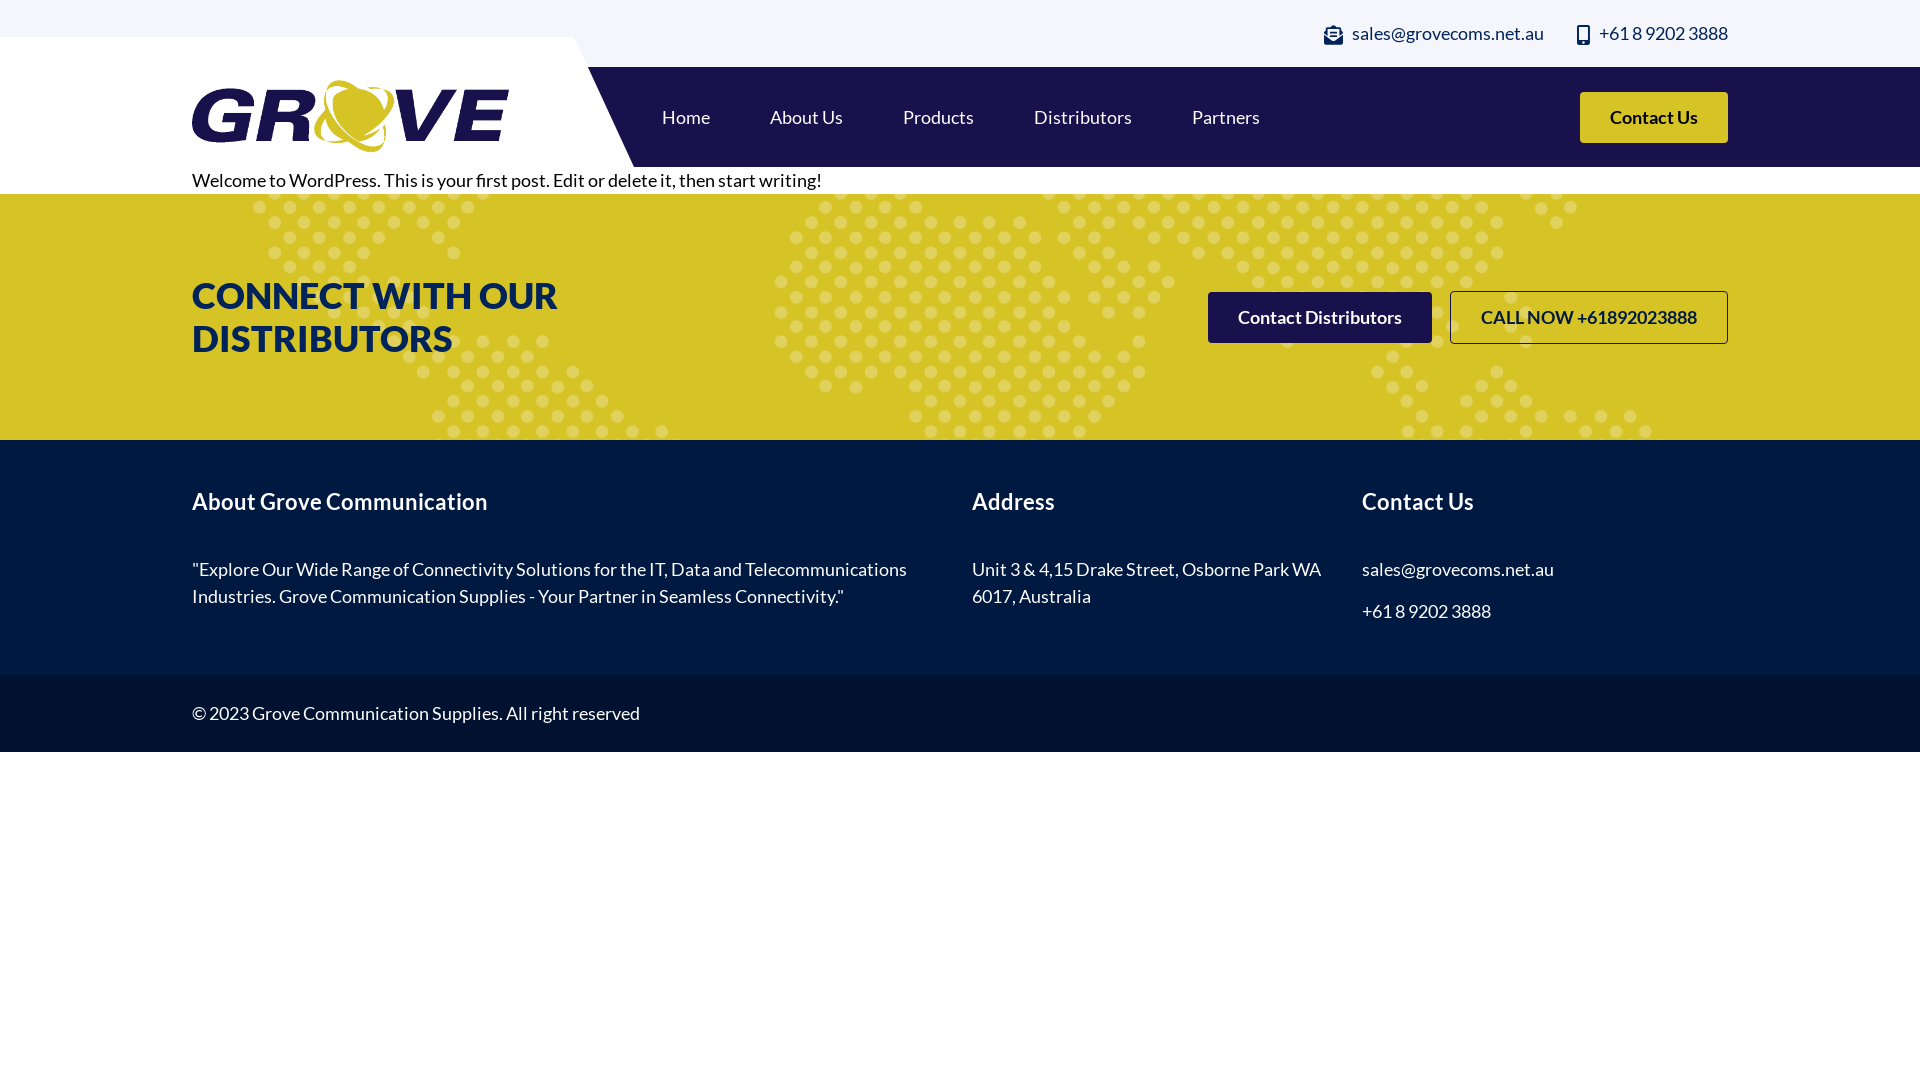 This screenshot has width=1920, height=1080. What do you see at coordinates (1224, 116) in the screenshot?
I see `'Partners'` at bounding box center [1224, 116].